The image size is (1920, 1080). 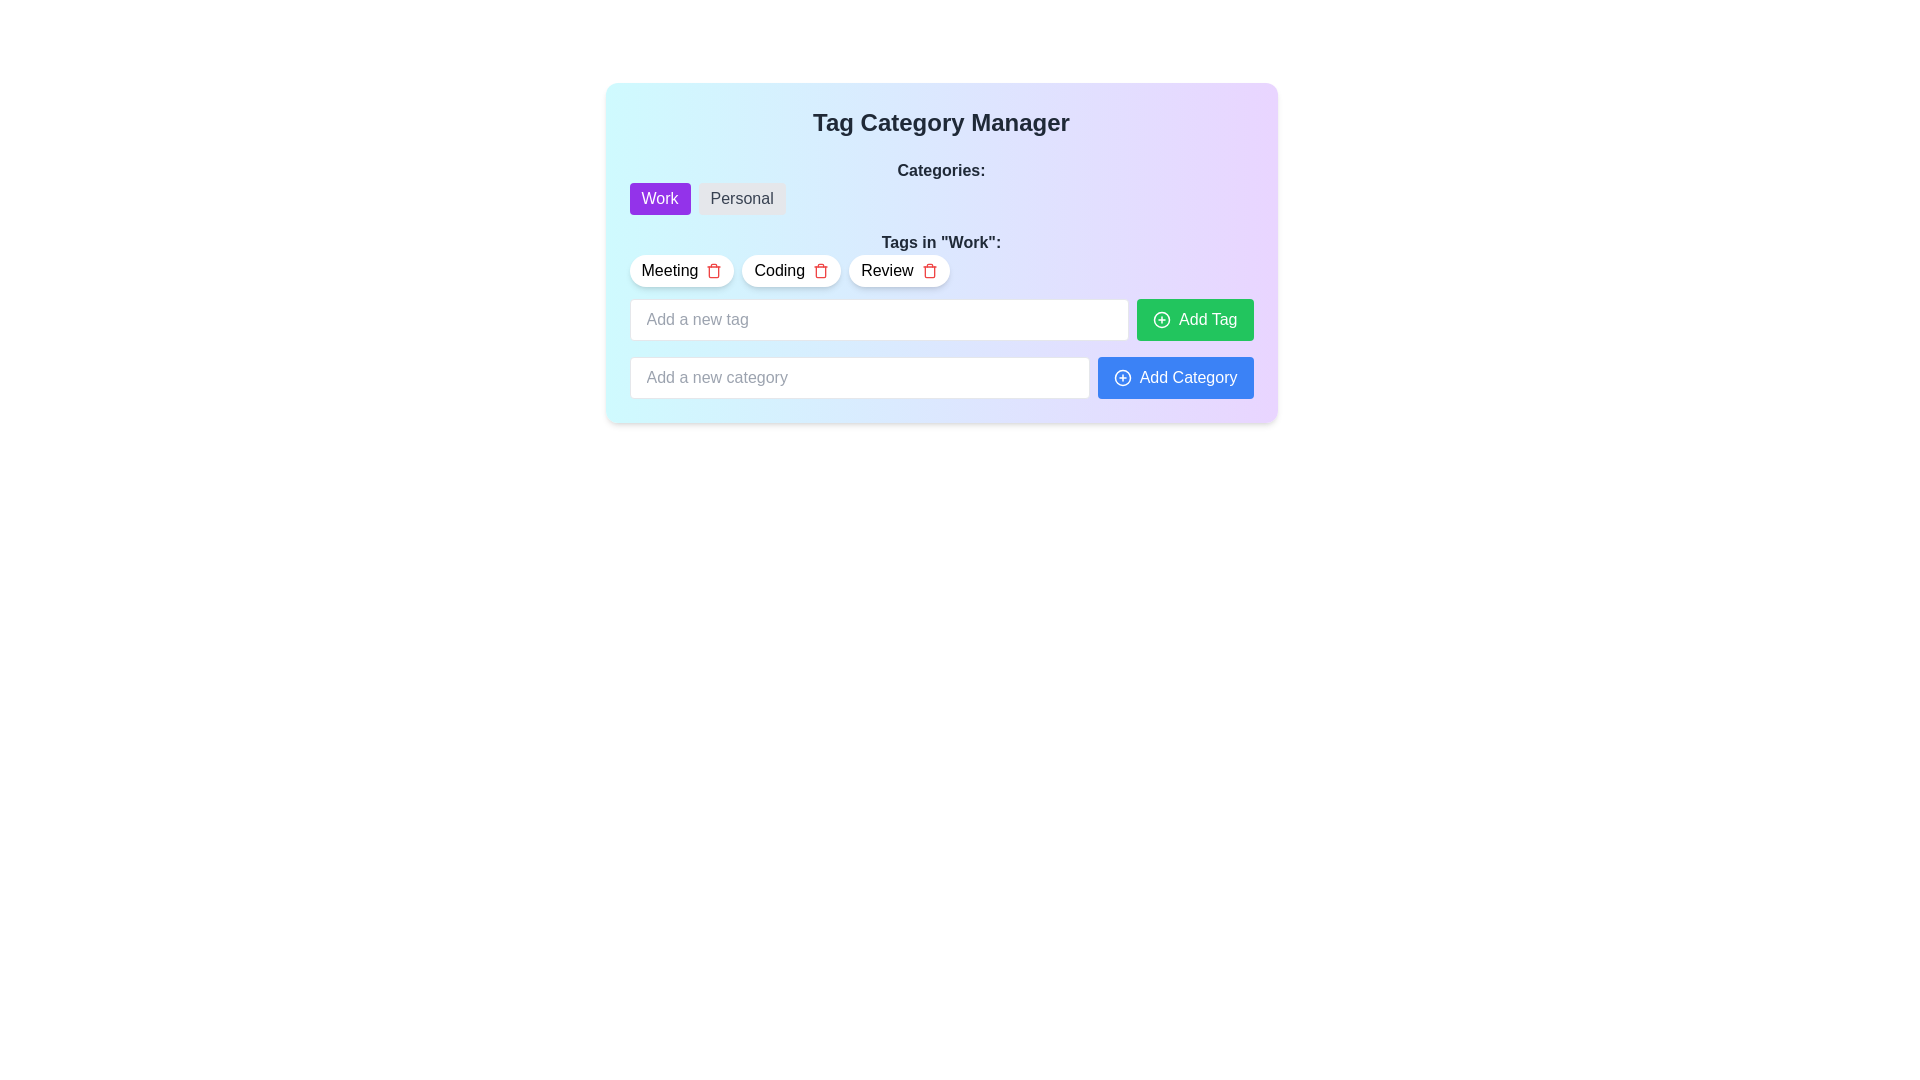 I want to click on the icon within the 'Add Category' button, which represents the action to add a new category, located to the left of the 'Add Category' text label, so click(x=1122, y=378).